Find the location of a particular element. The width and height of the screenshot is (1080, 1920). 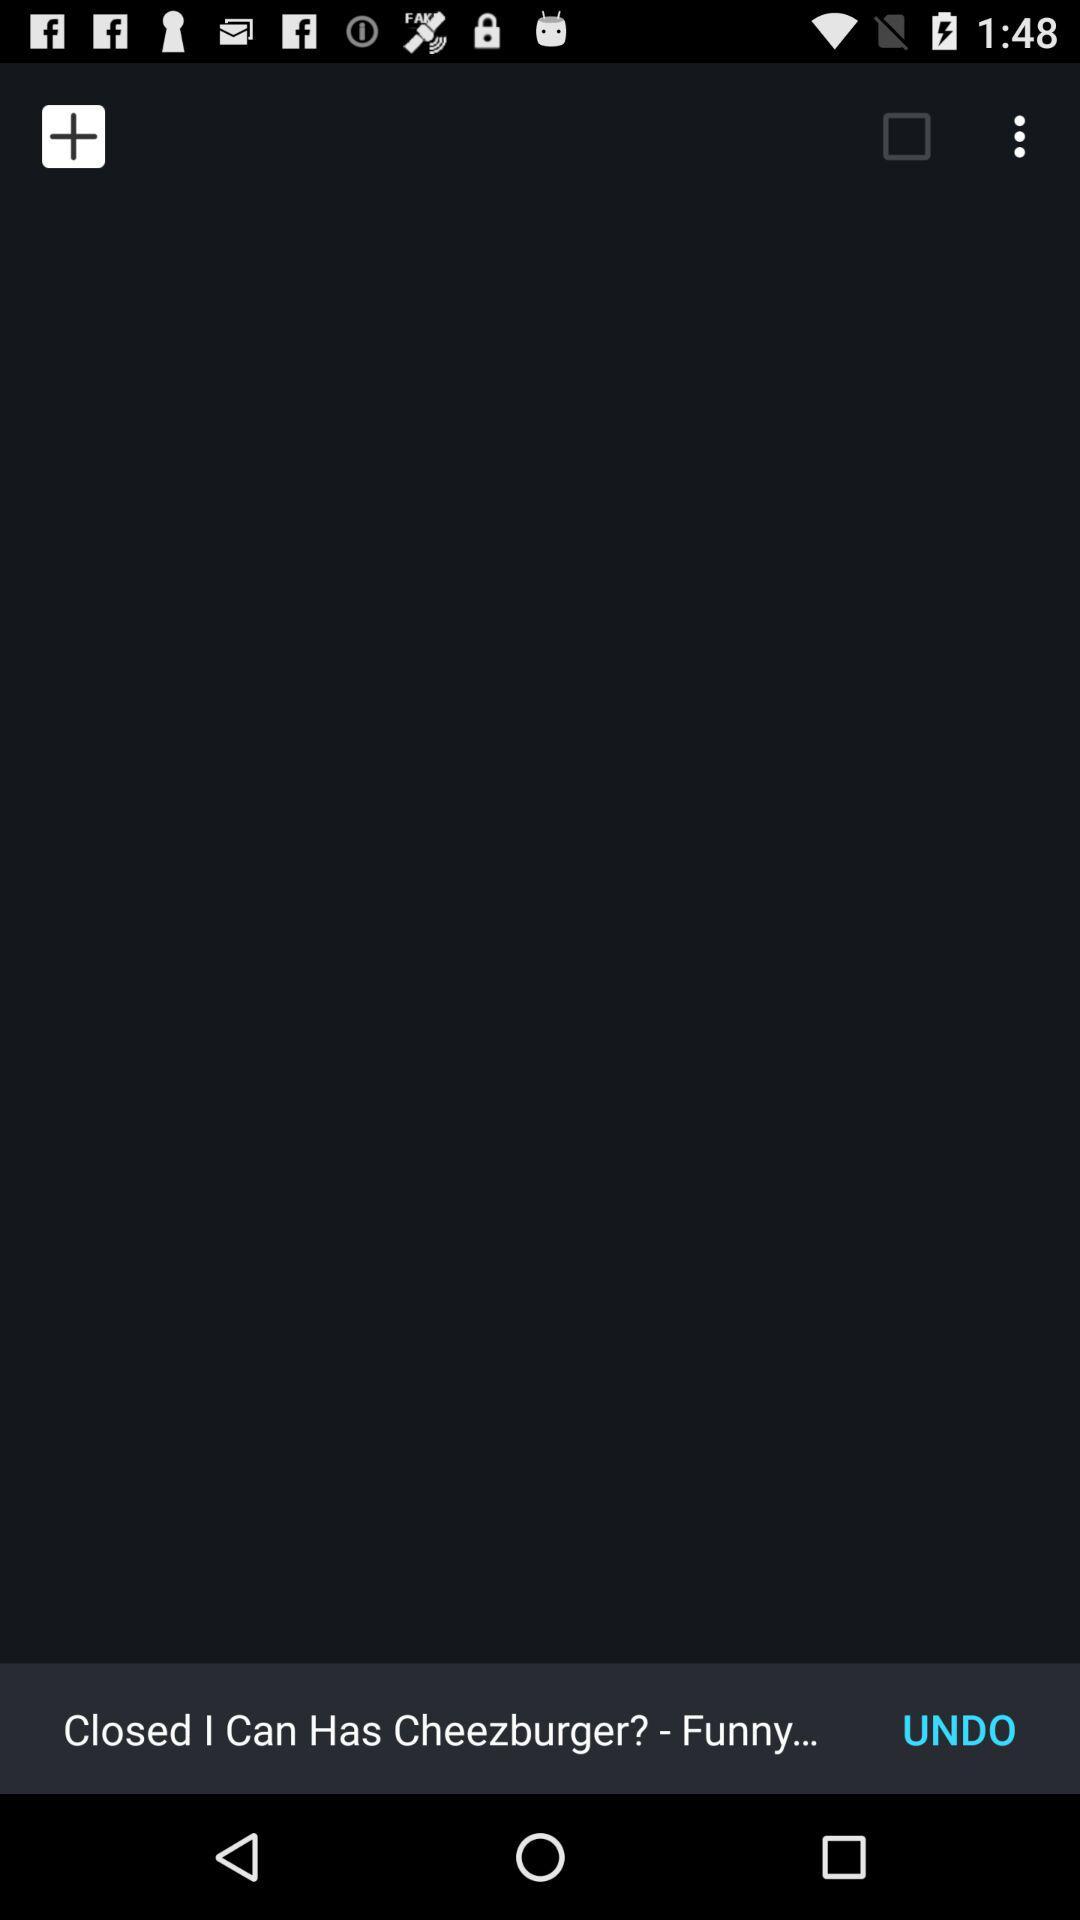

the icon above the undo icon is located at coordinates (1024, 135).